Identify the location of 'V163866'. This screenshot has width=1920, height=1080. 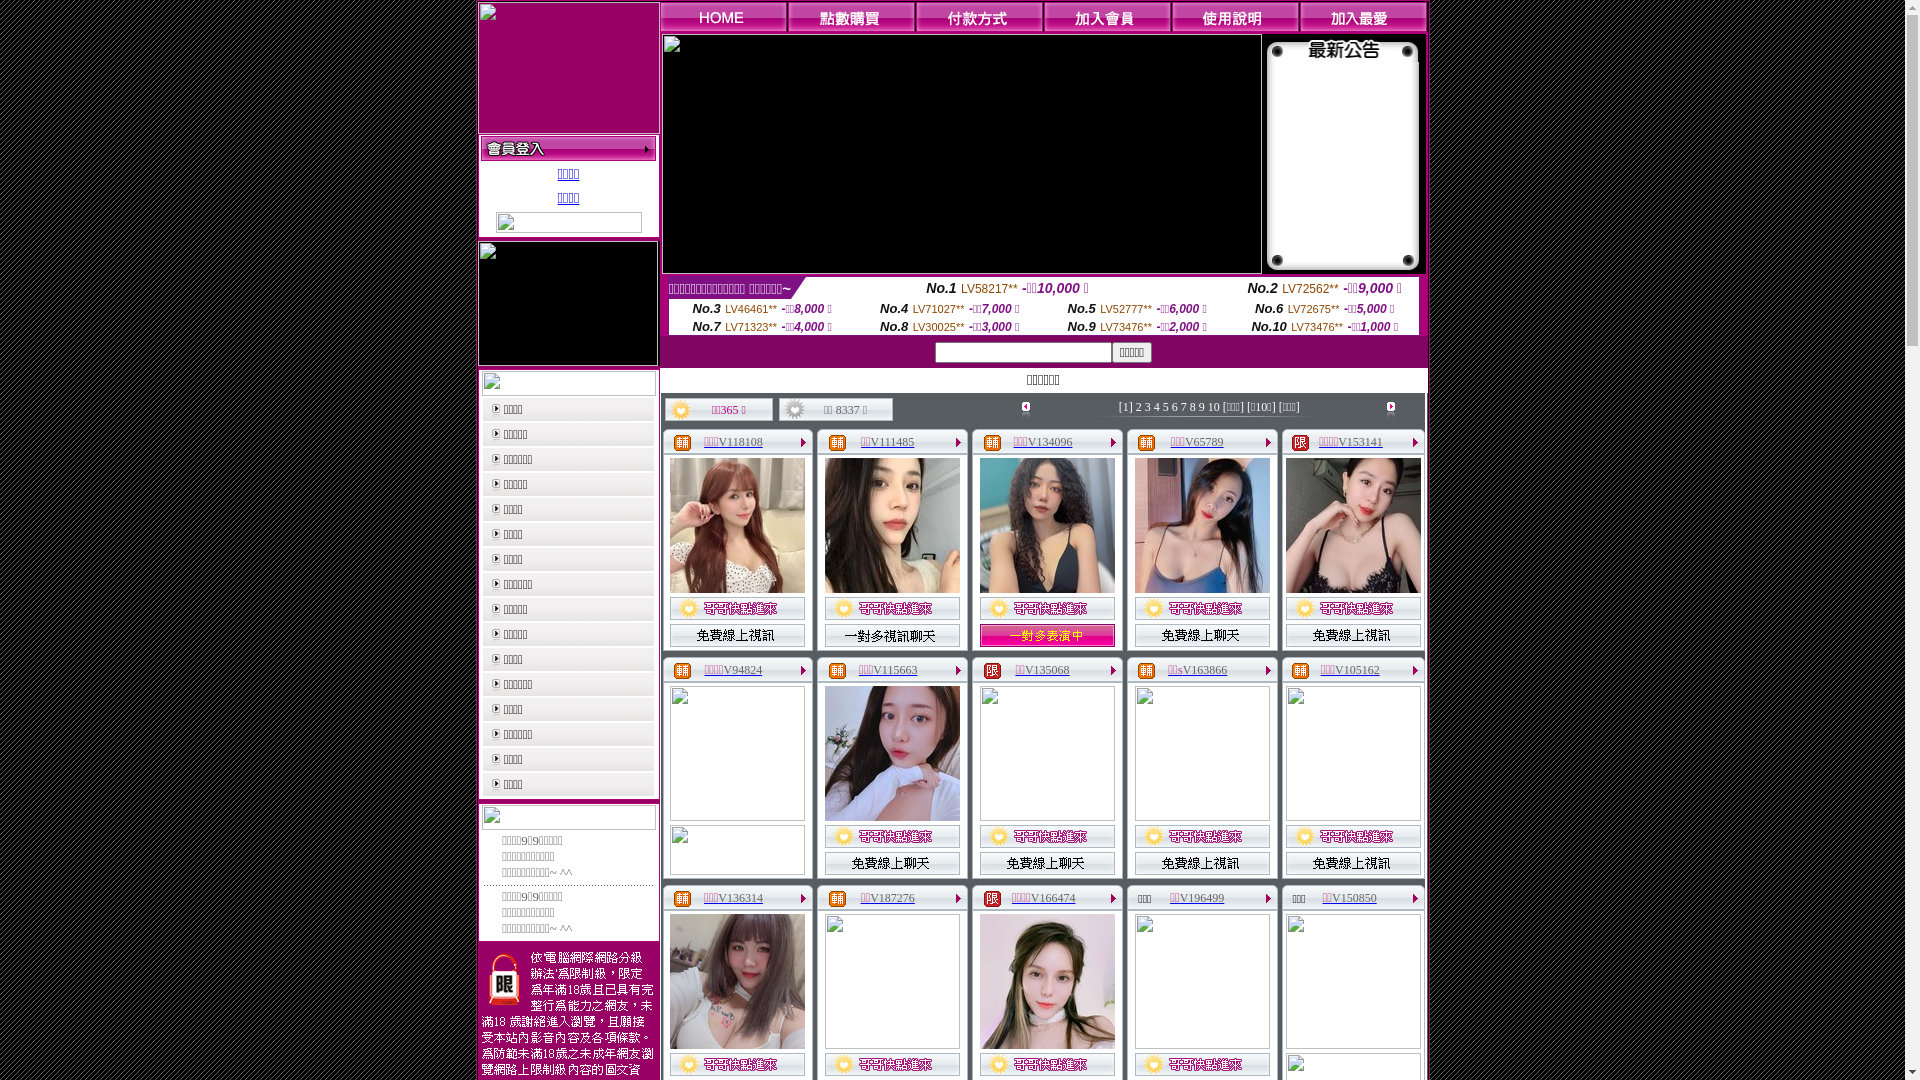
(1204, 670).